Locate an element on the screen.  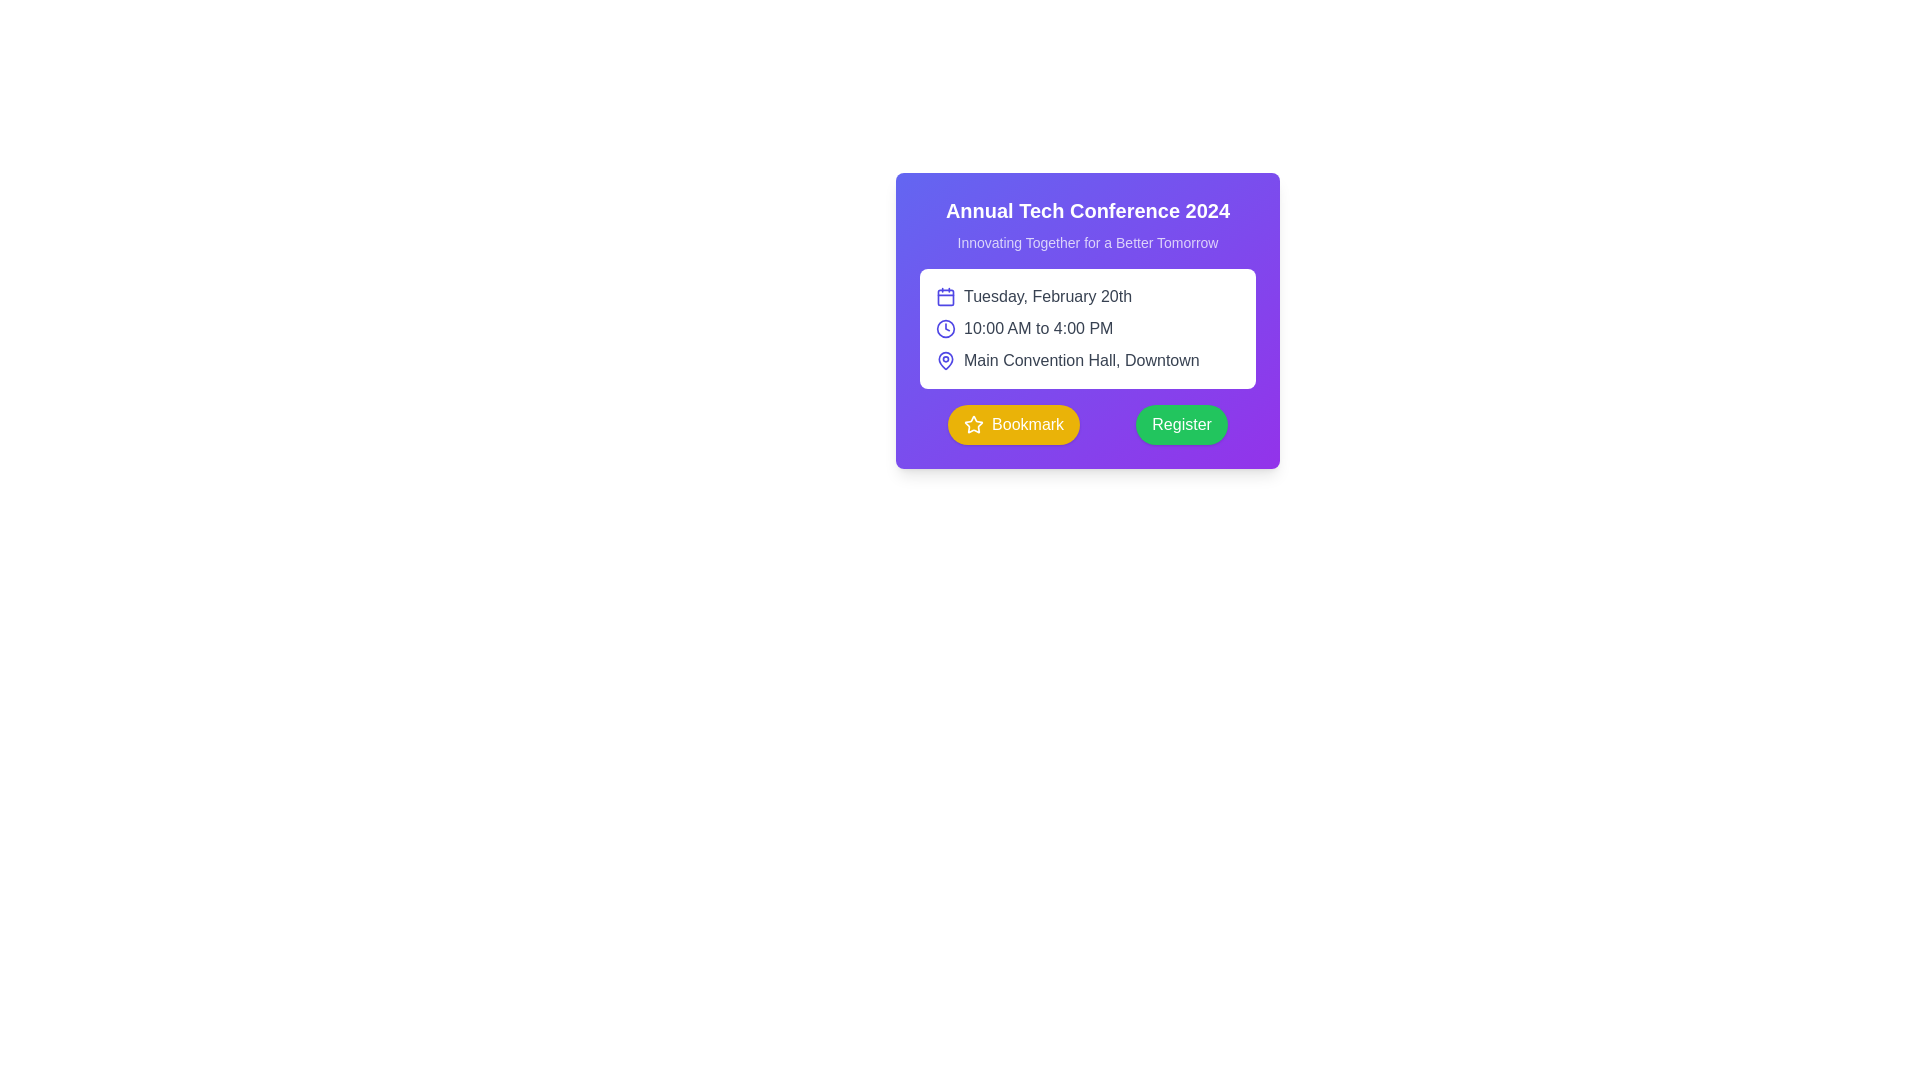
the circular SVG element representing the clock icon located near the text '10:00 AM to 4:00 PM' in the second row of the description card is located at coordinates (944, 327).